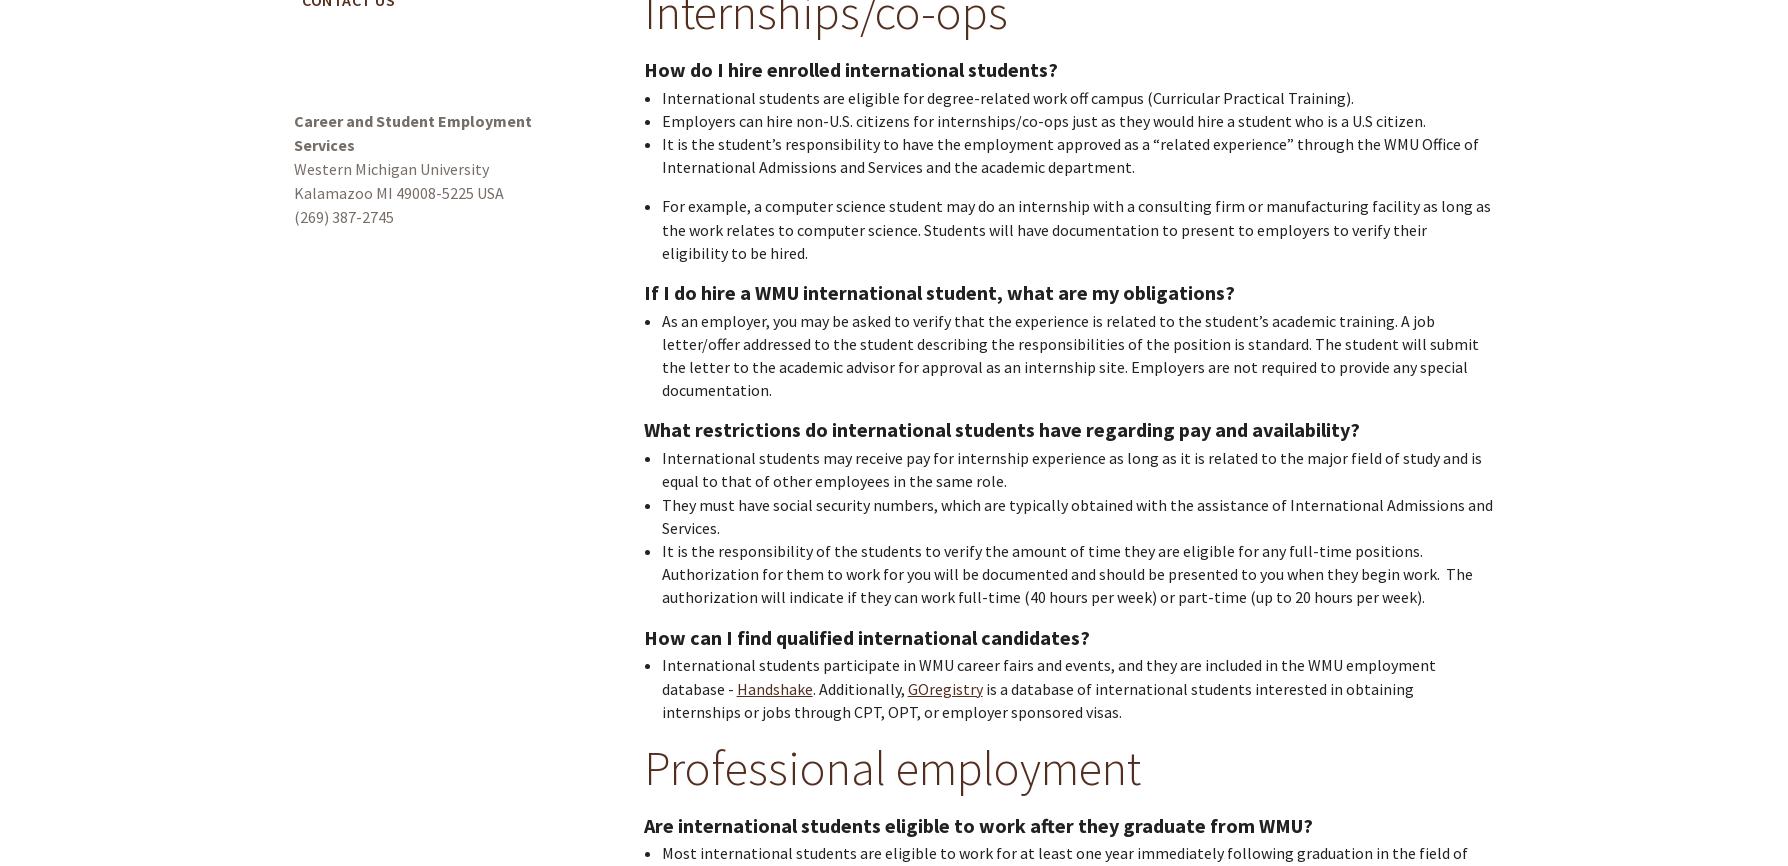 The image size is (1788, 866). I want to click on 'If I do hire a WMU international student, what are my obligations?', so click(939, 290).